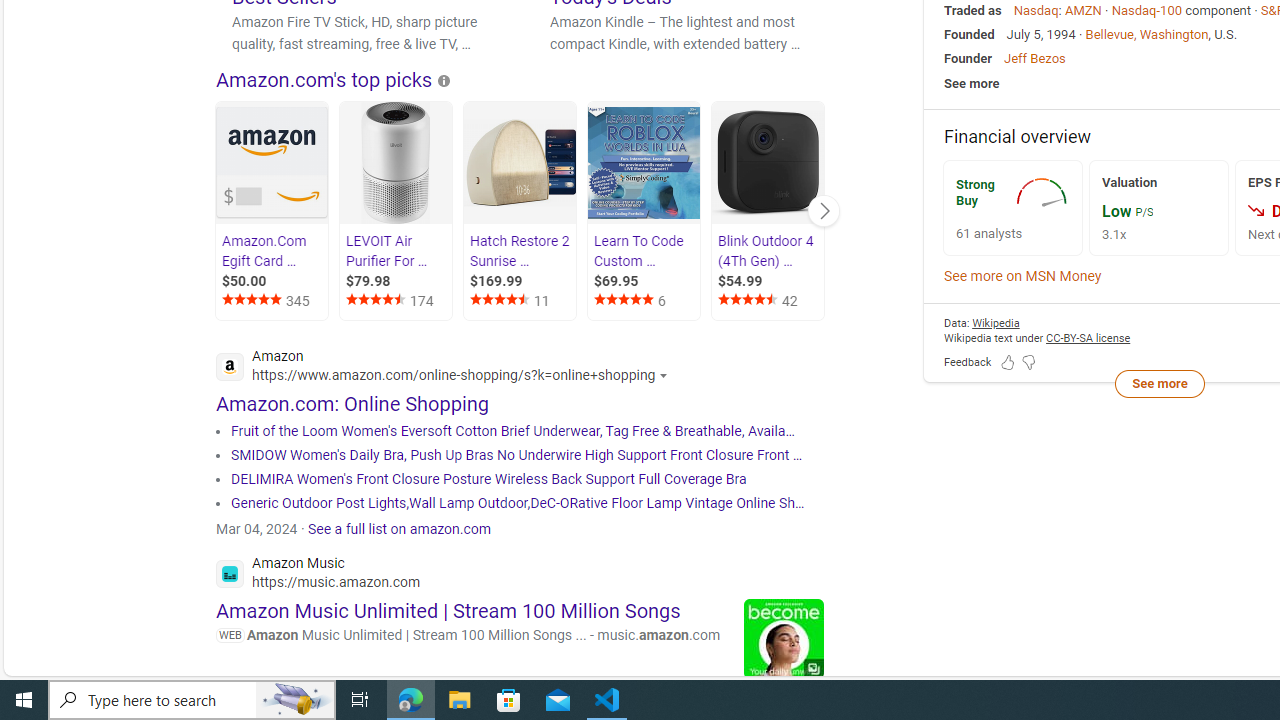 This screenshot has width=1280, height=720. What do you see at coordinates (398, 301) in the screenshot?
I see `'174'` at bounding box center [398, 301].